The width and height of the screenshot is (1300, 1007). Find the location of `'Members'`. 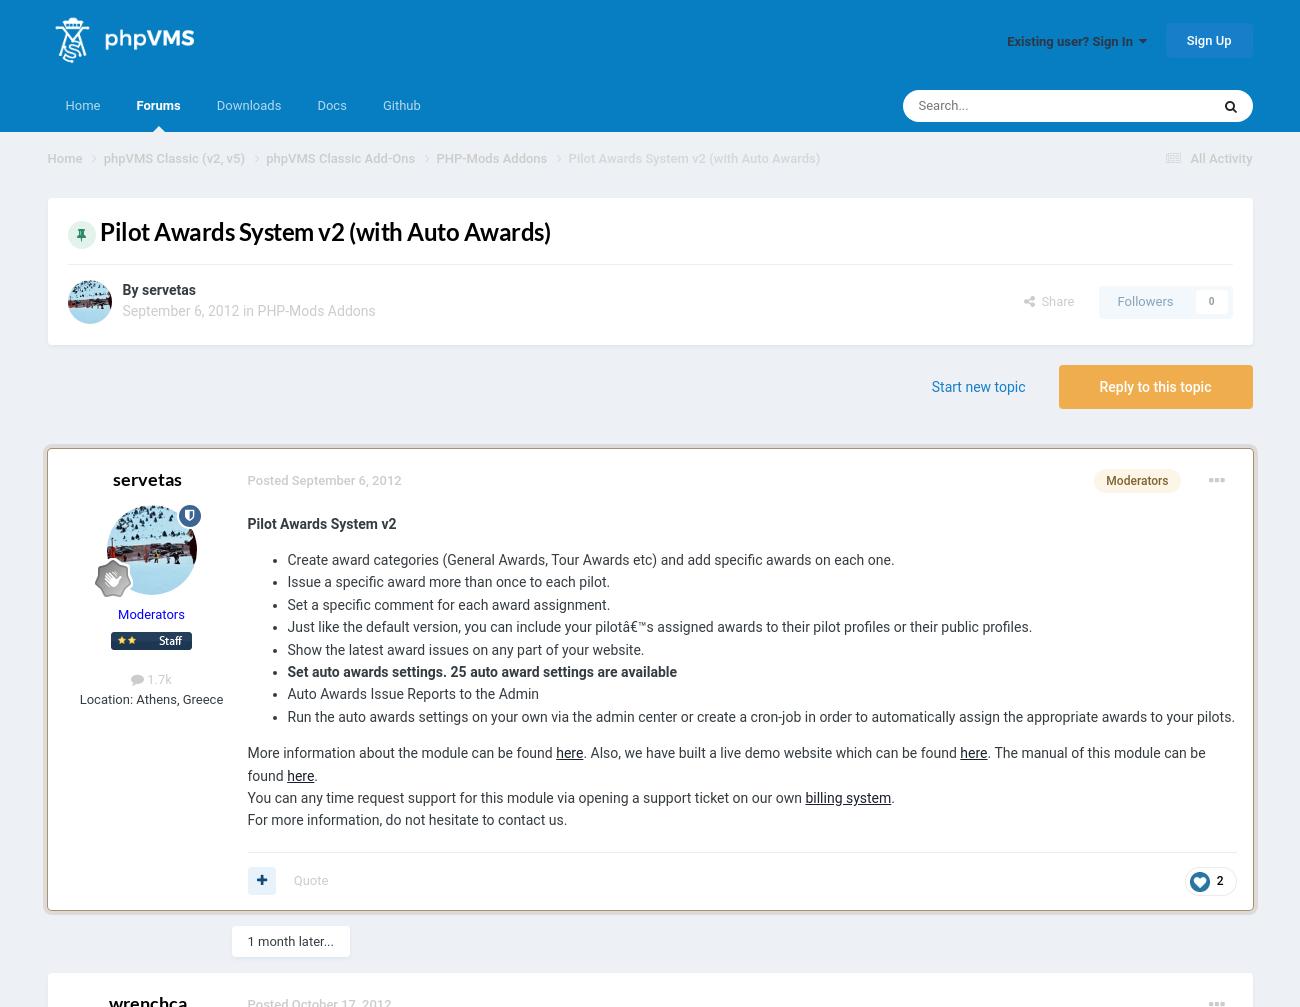

'Members' is located at coordinates (1083, 409).